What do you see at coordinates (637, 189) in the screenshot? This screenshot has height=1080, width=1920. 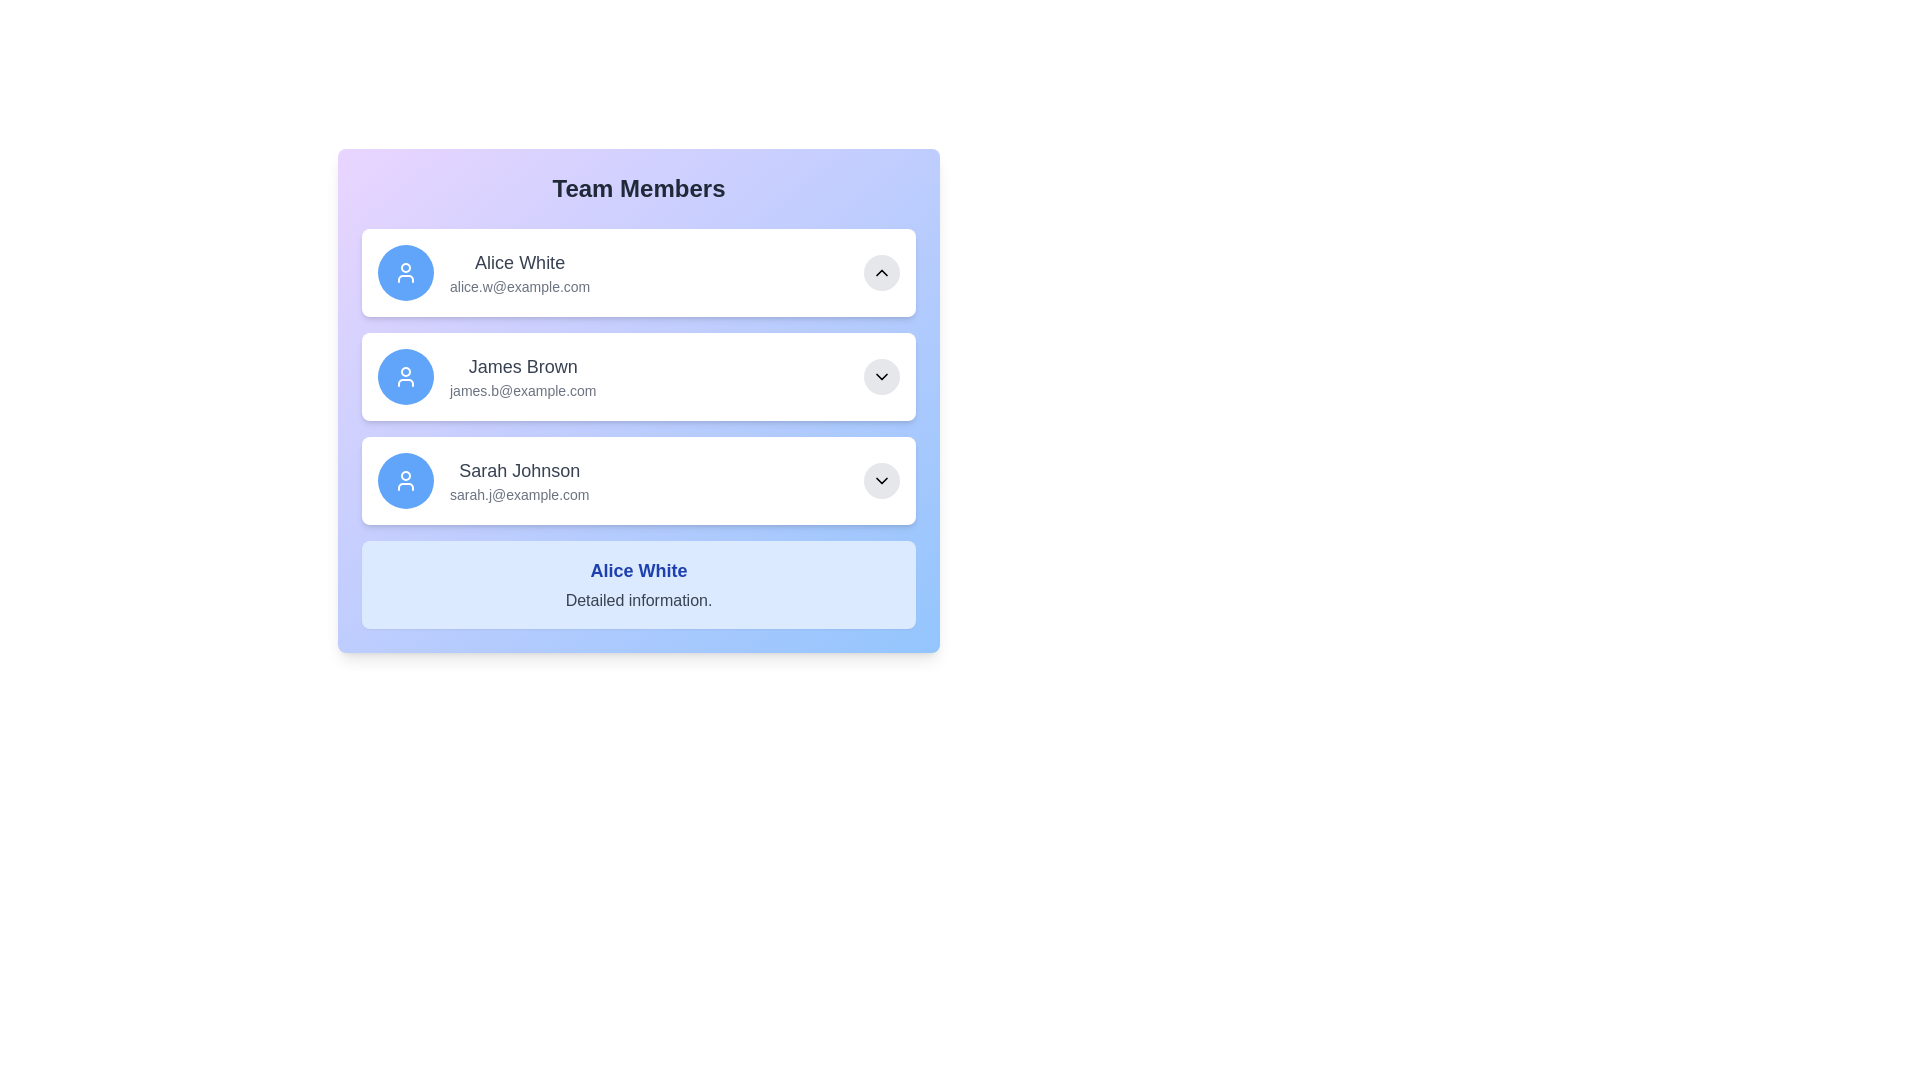 I see `the static text label reading 'Team Members', which is styled in a large, bold font and positioned at the top of a card layout` at bounding box center [637, 189].